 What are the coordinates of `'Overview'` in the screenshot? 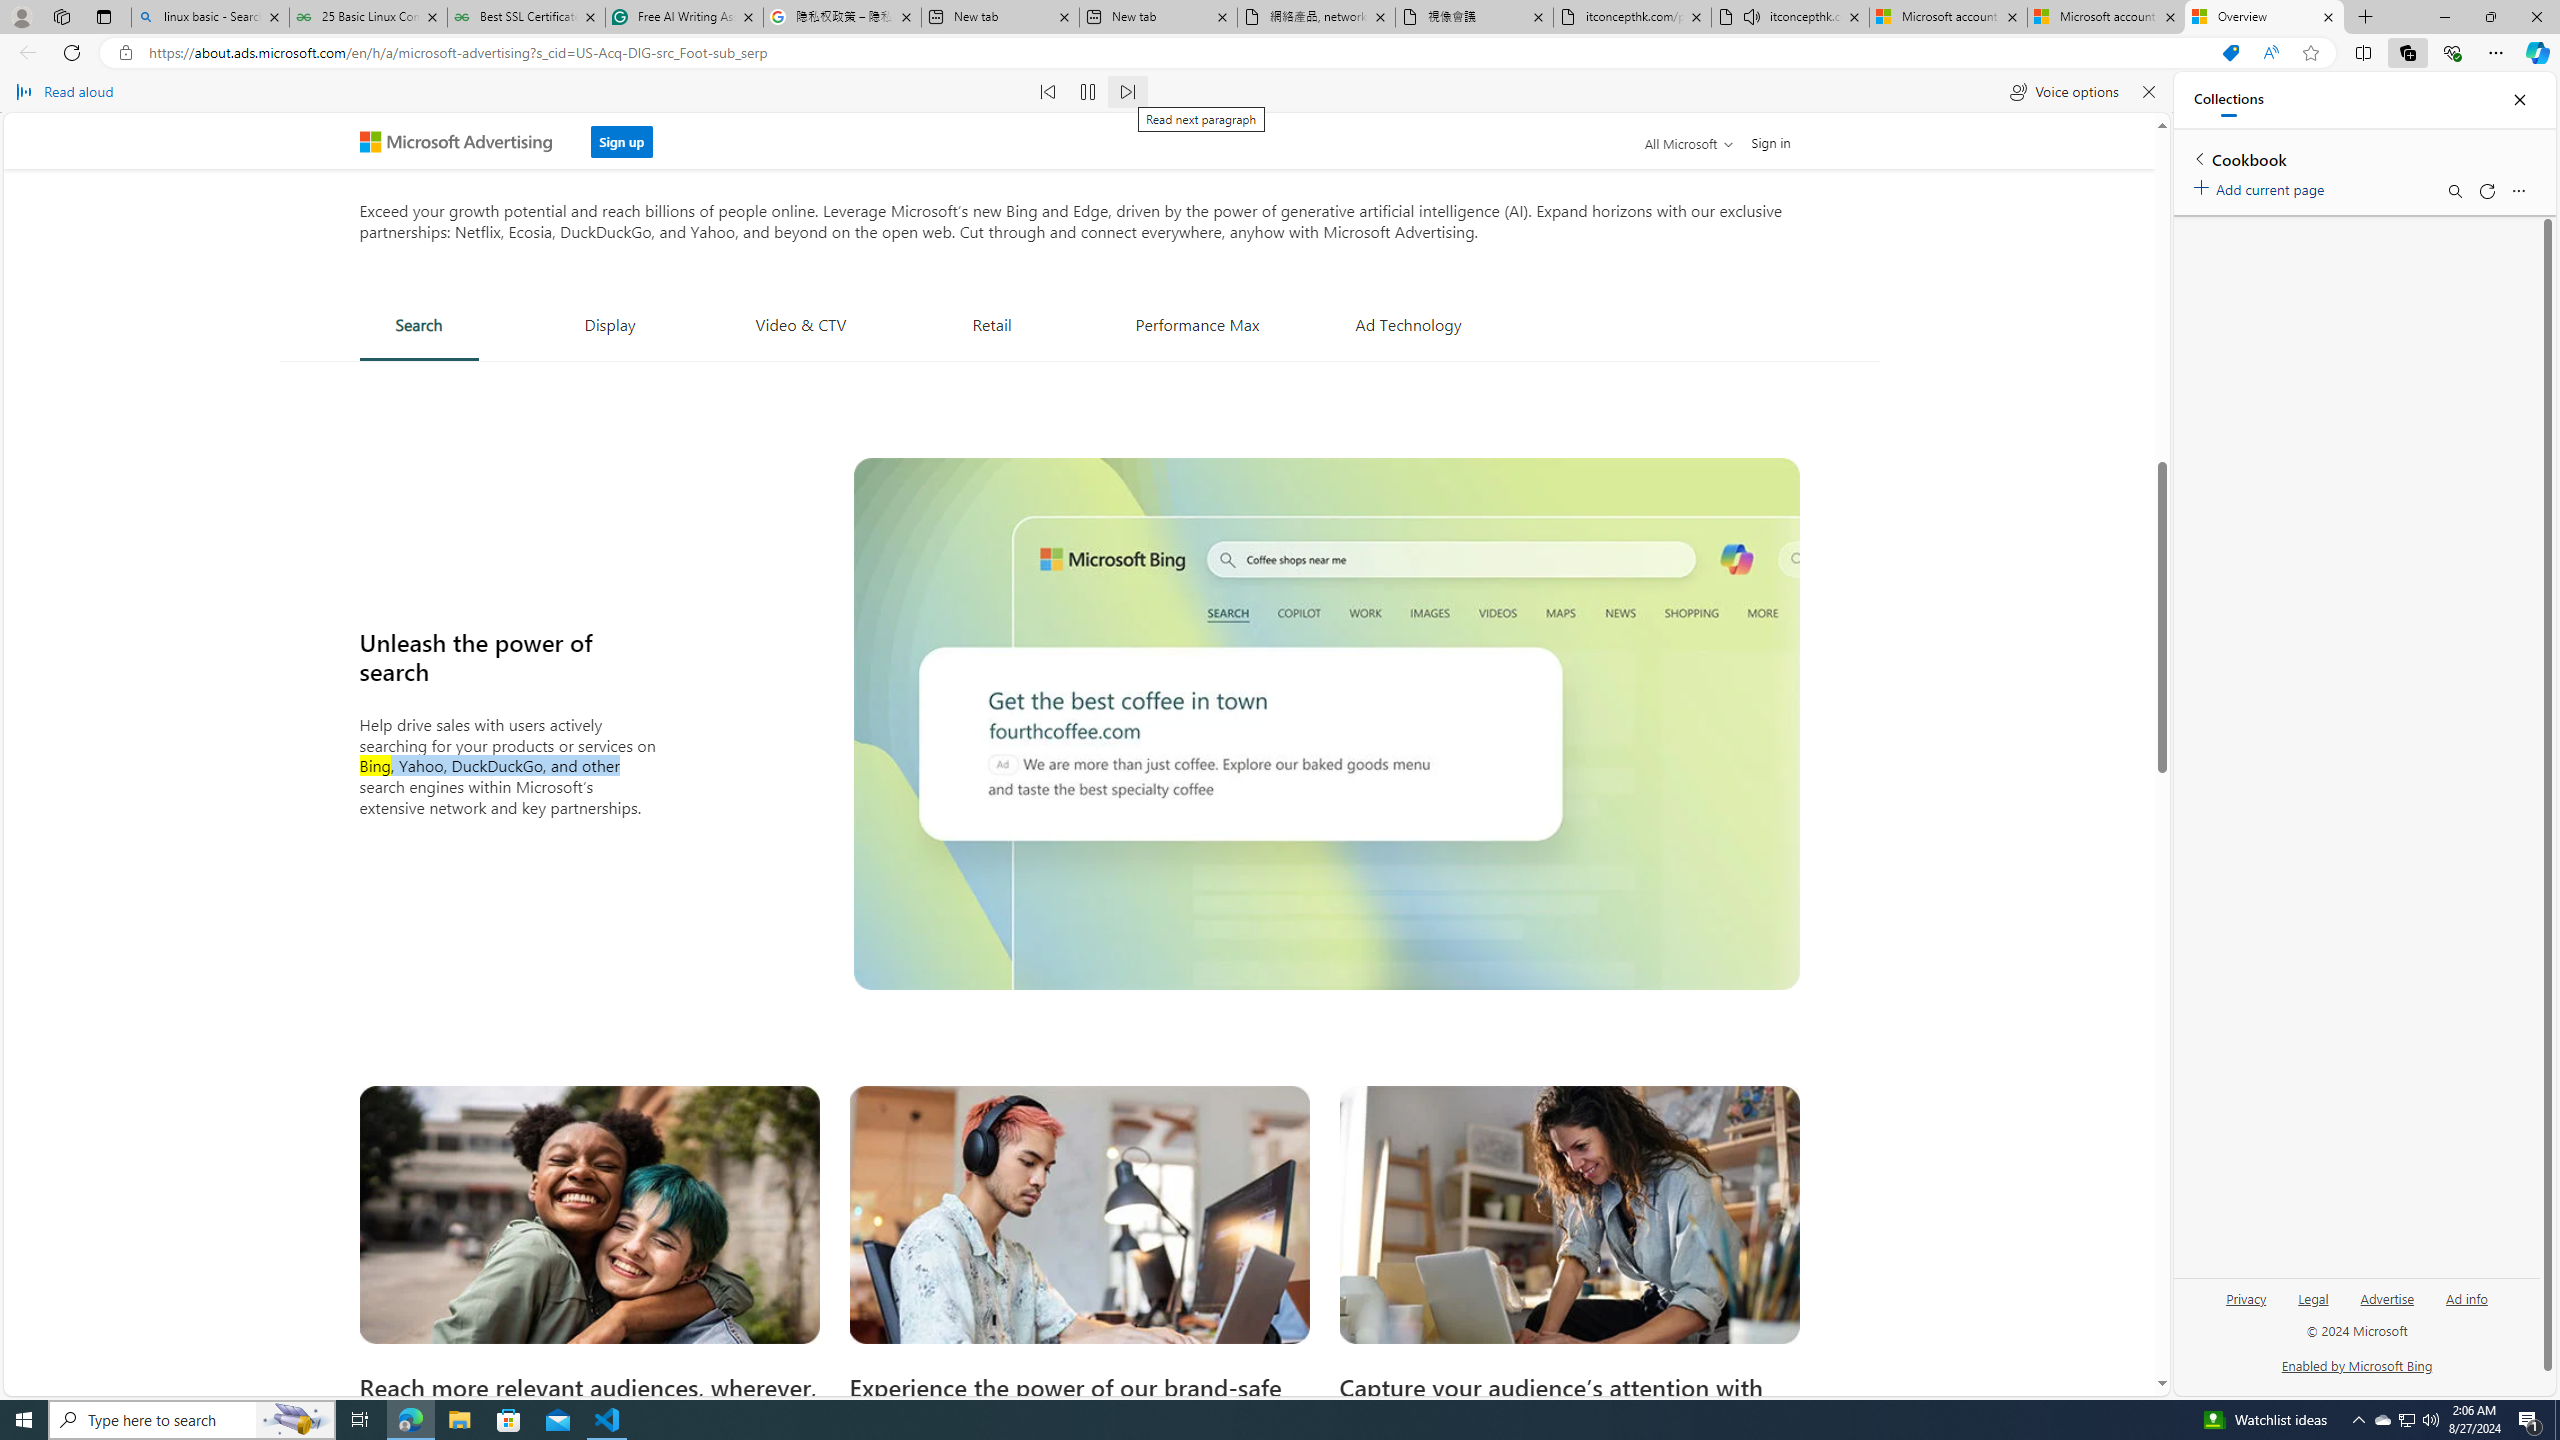 It's located at (2263, 16).